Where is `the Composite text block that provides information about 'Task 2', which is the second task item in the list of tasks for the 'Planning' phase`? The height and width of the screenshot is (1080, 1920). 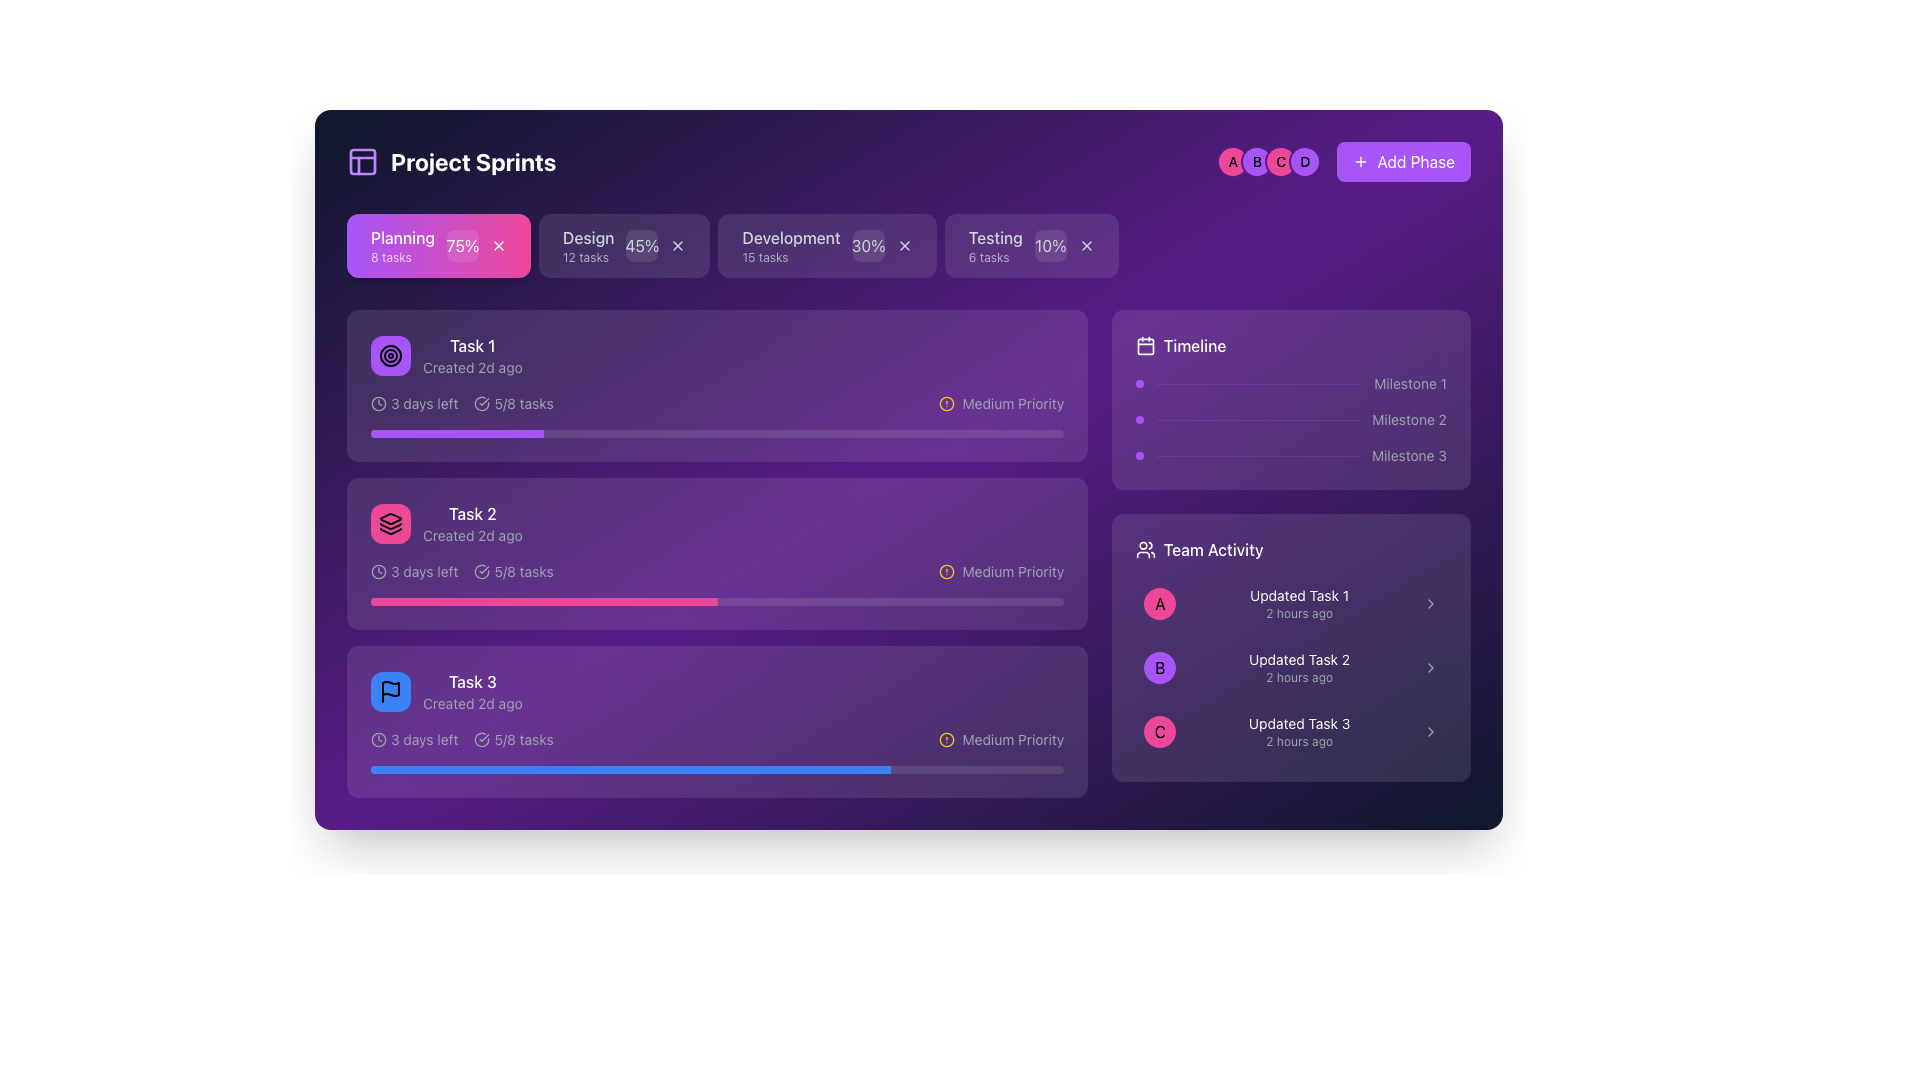
the Composite text block that provides information about 'Task 2', which is the second task item in the list of tasks for the 'Planning' phase is located at coordinates (471, 523).